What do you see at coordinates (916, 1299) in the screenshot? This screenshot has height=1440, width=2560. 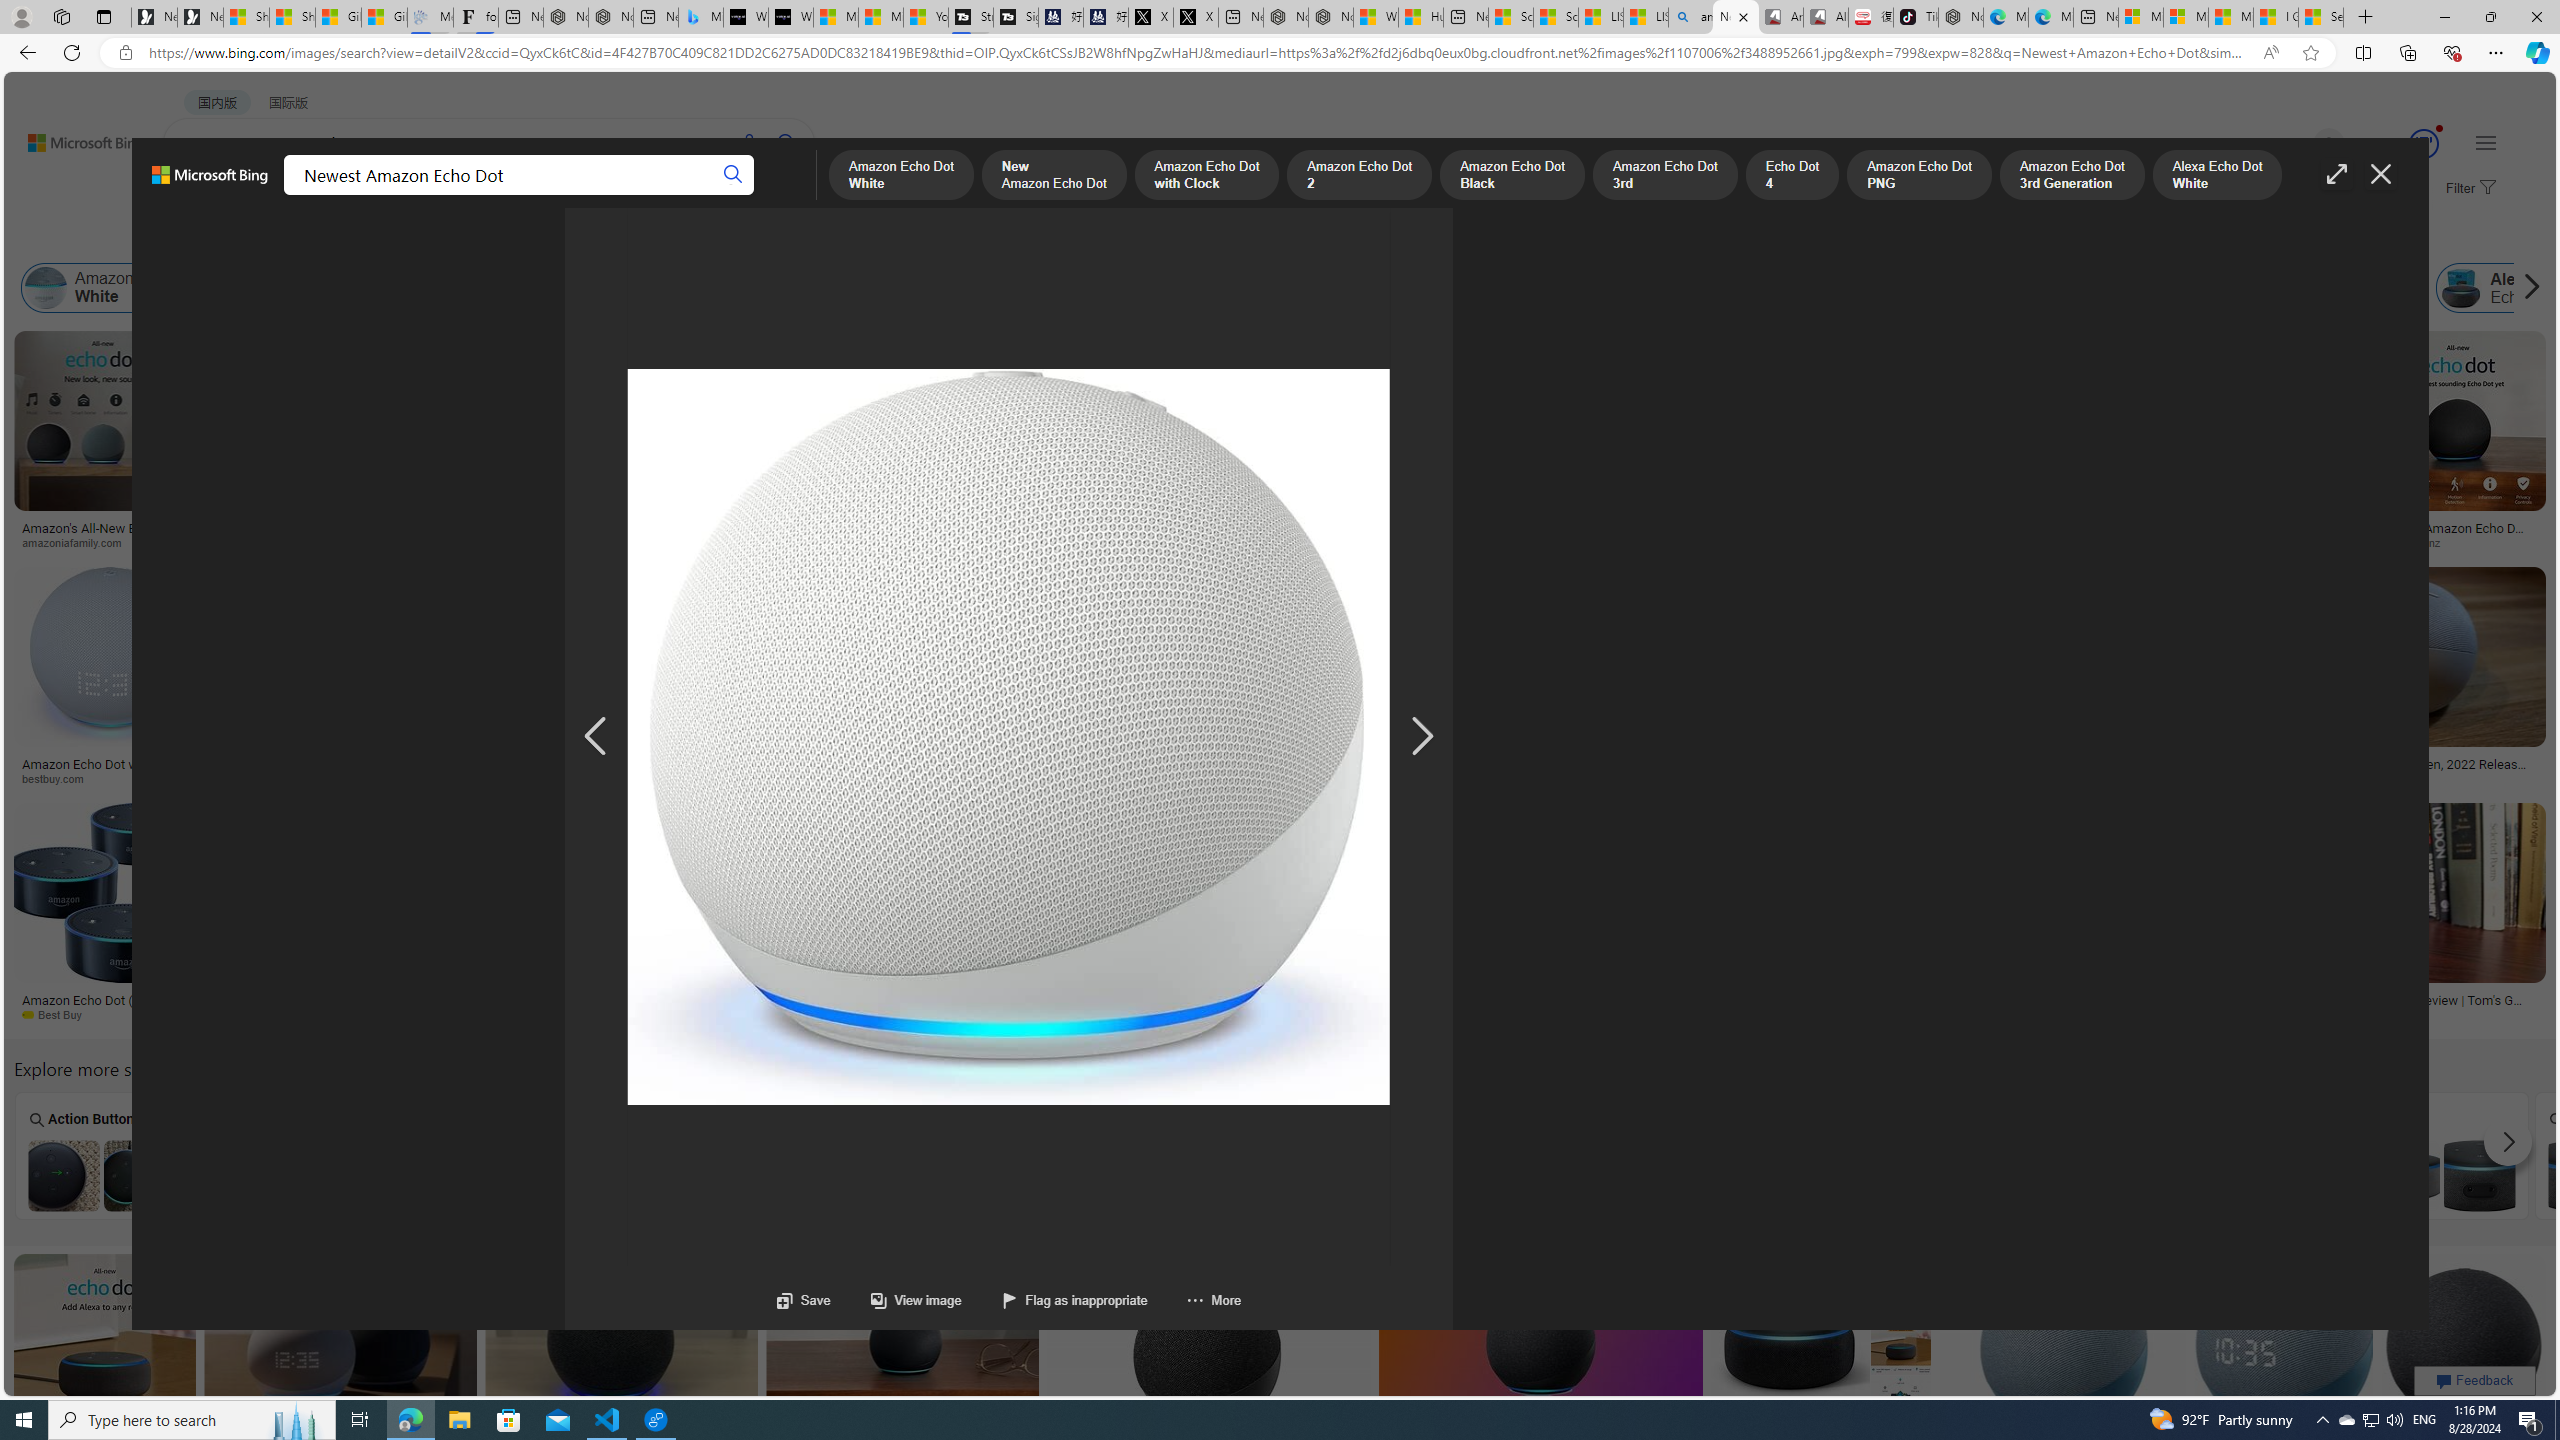 I see `'View image'` at bounding box center [916, 1299].